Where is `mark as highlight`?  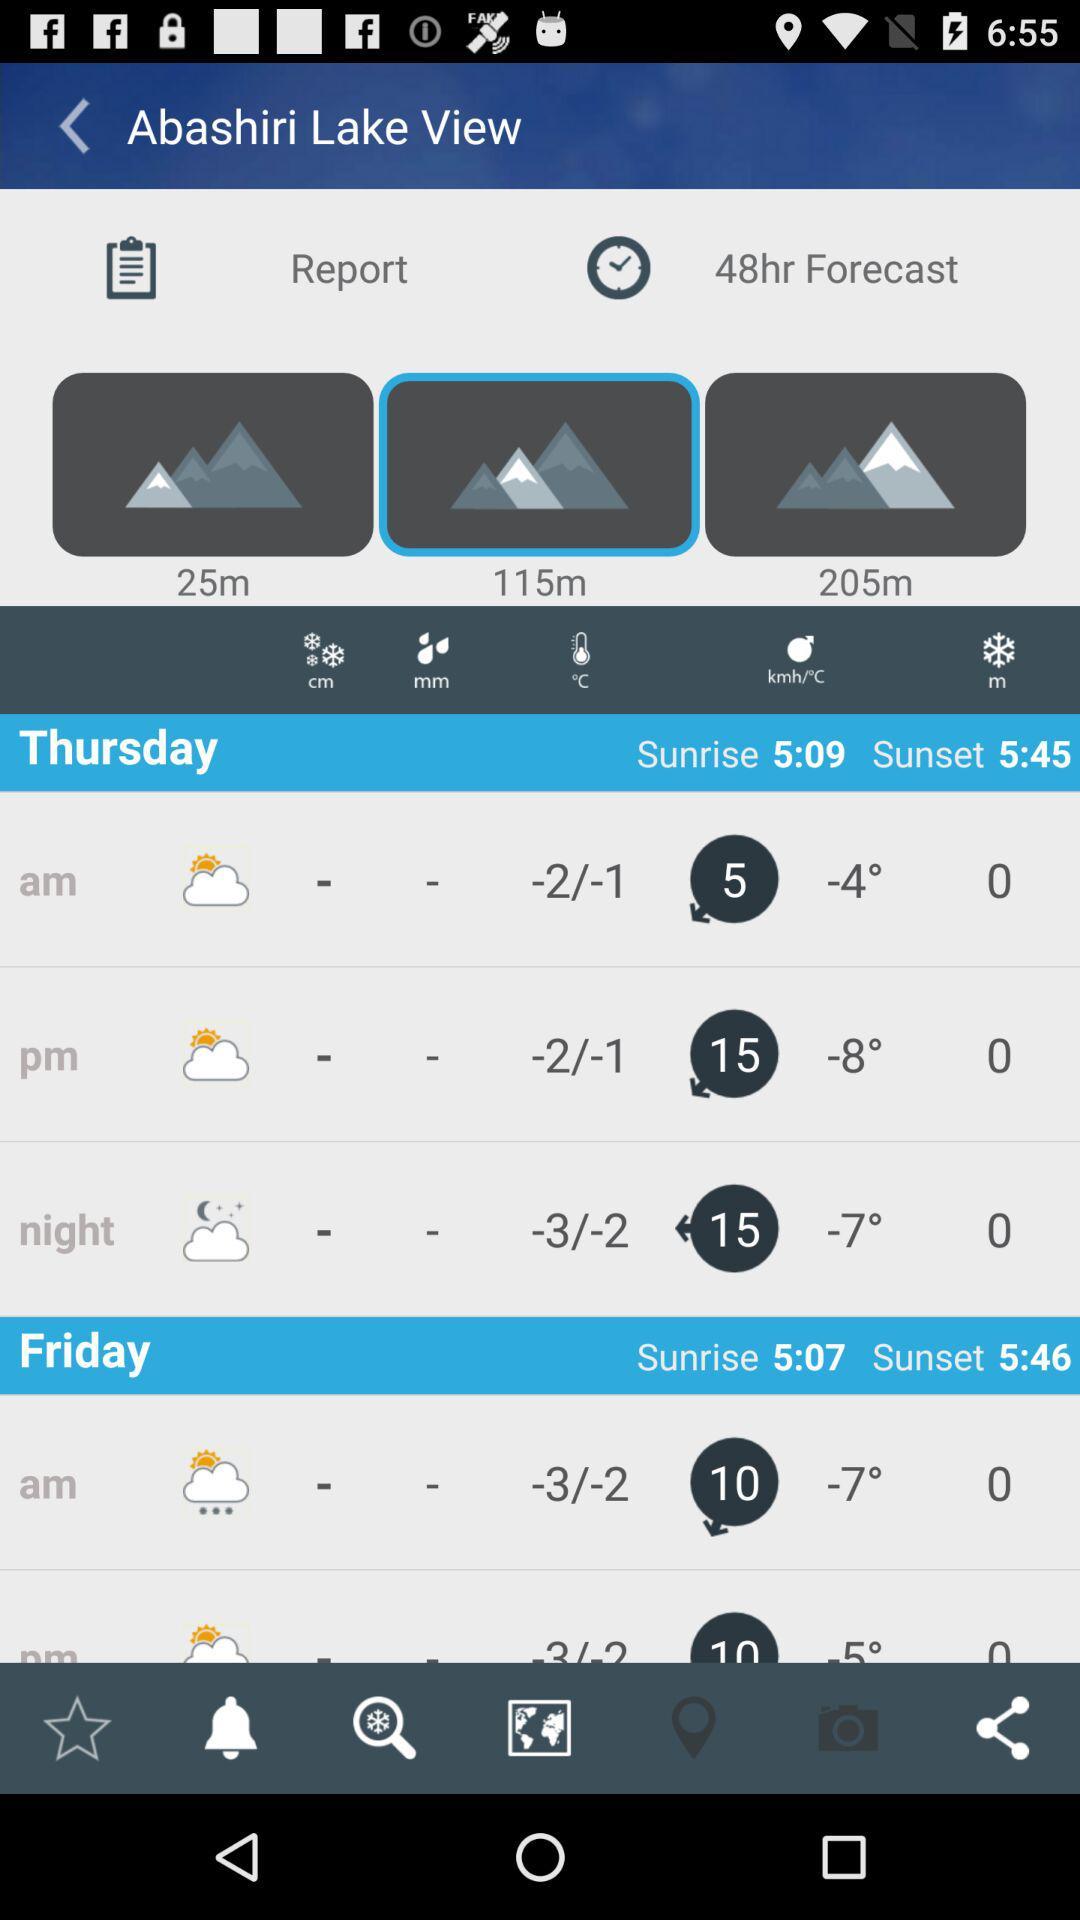
mark as highlight is located at coordinates (75, 1727).